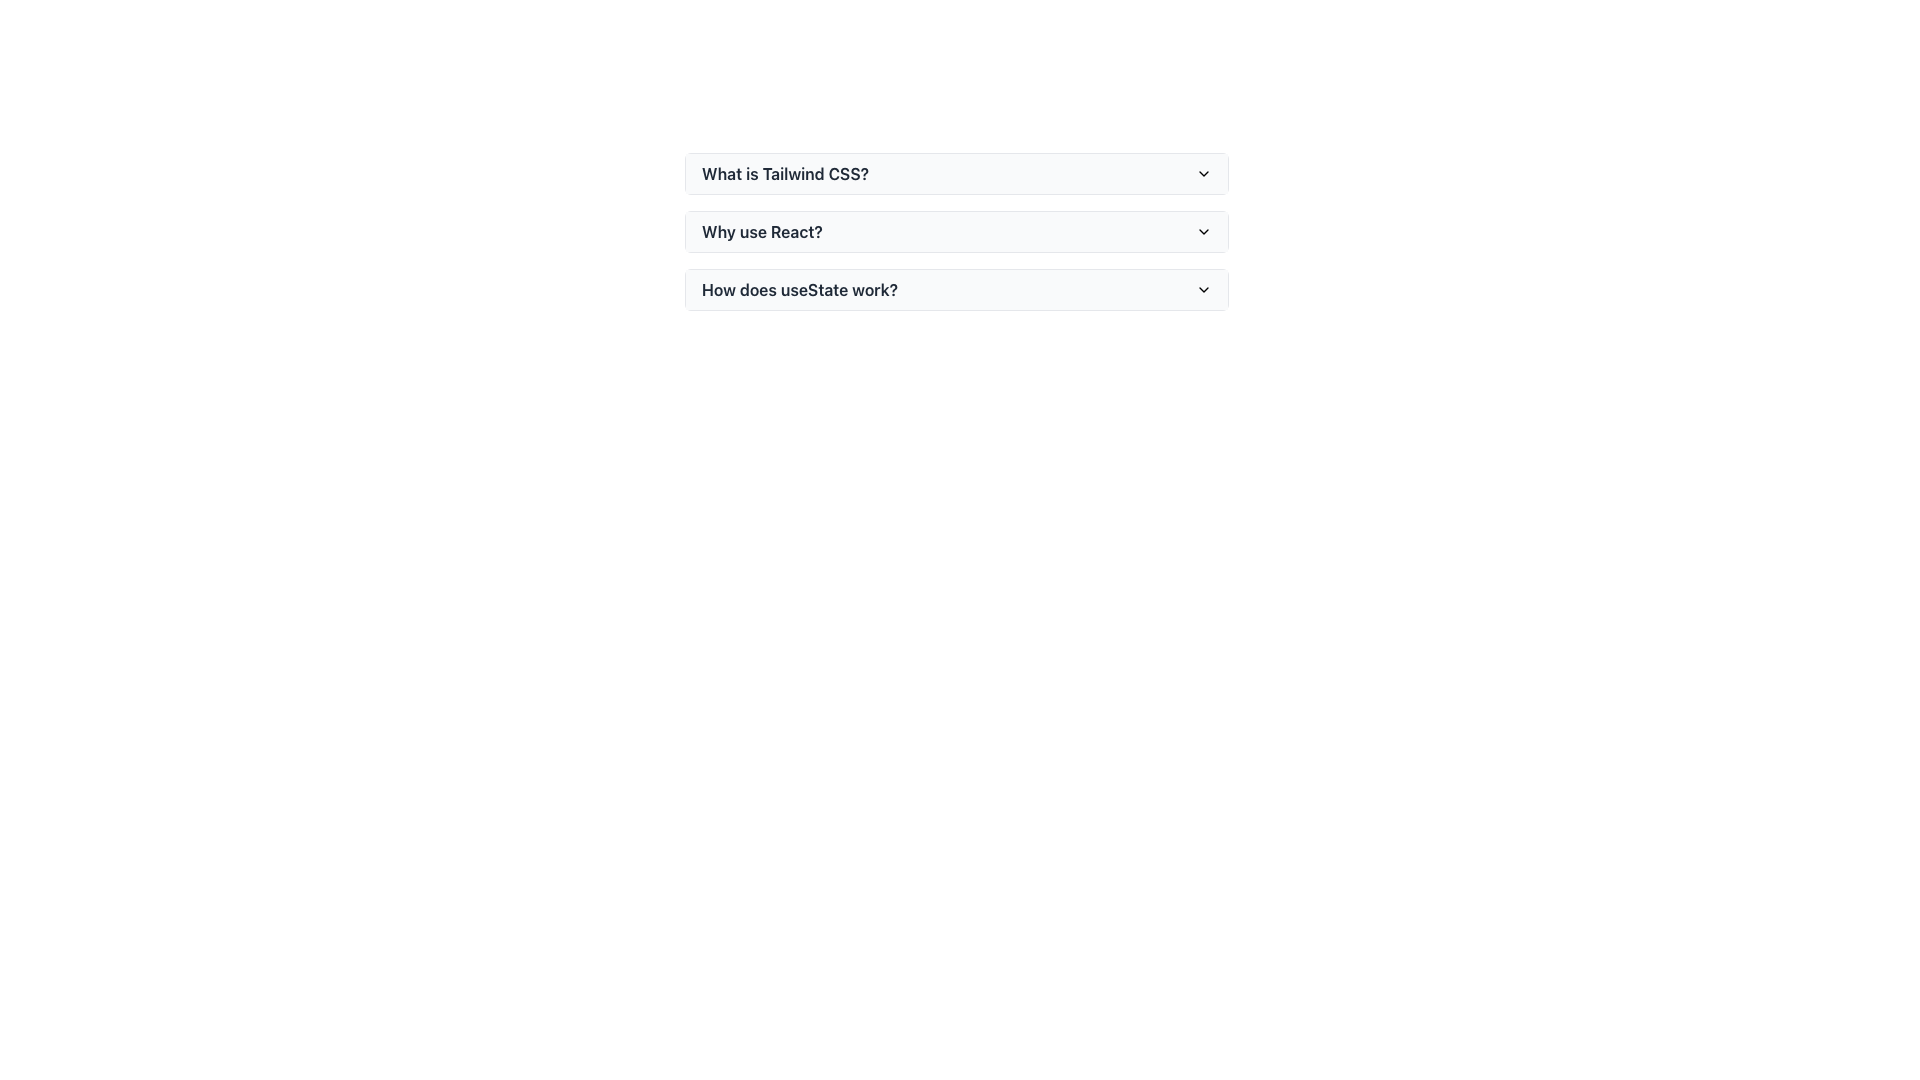  Describe the element at coordinates (955, 230) in the screenshot. I see `the collapsible list item labeled 'Why use React?'` at that location.